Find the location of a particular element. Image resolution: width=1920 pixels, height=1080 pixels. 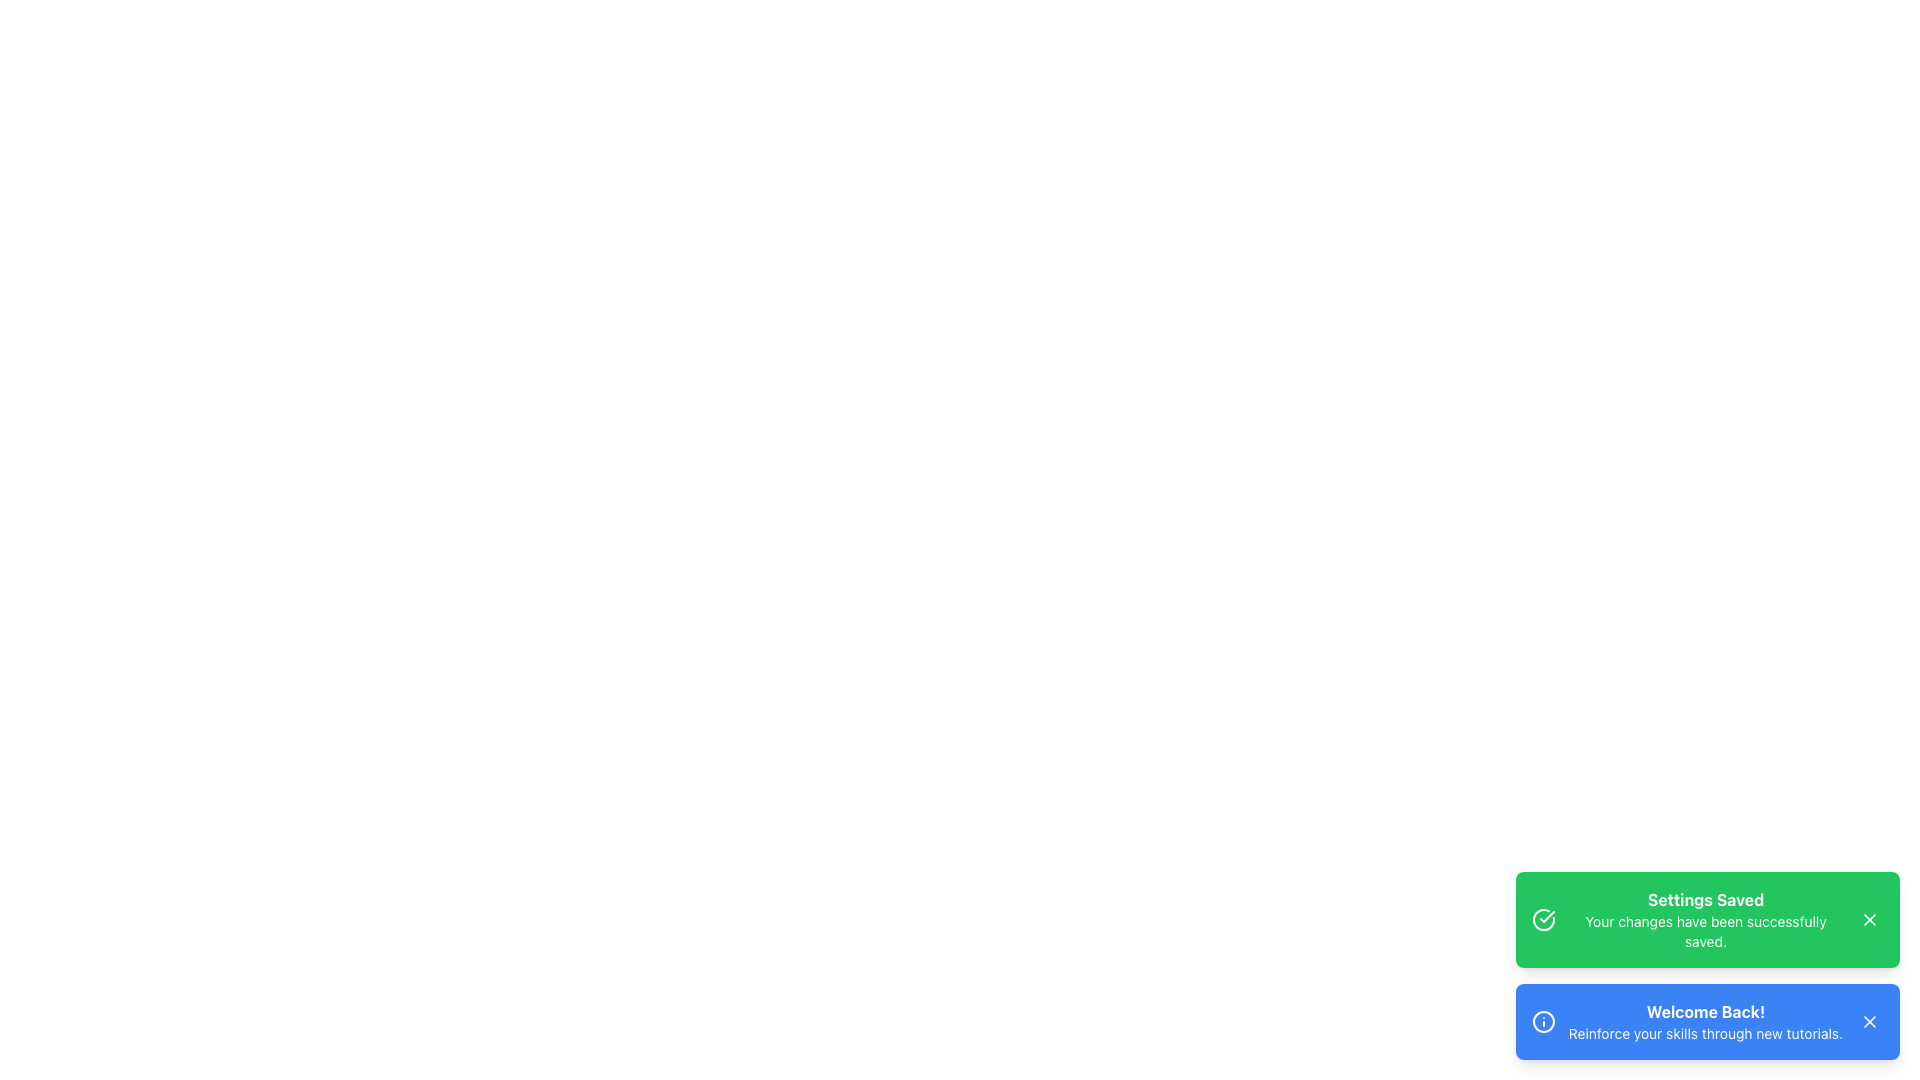

the static text message that reads 'Your changes have been successfully saved.' which is displayed in small font with a green background and white text, located centrally within the notification card beneath the title 'Settings Saved.' is located at coordinates (1704, 932).